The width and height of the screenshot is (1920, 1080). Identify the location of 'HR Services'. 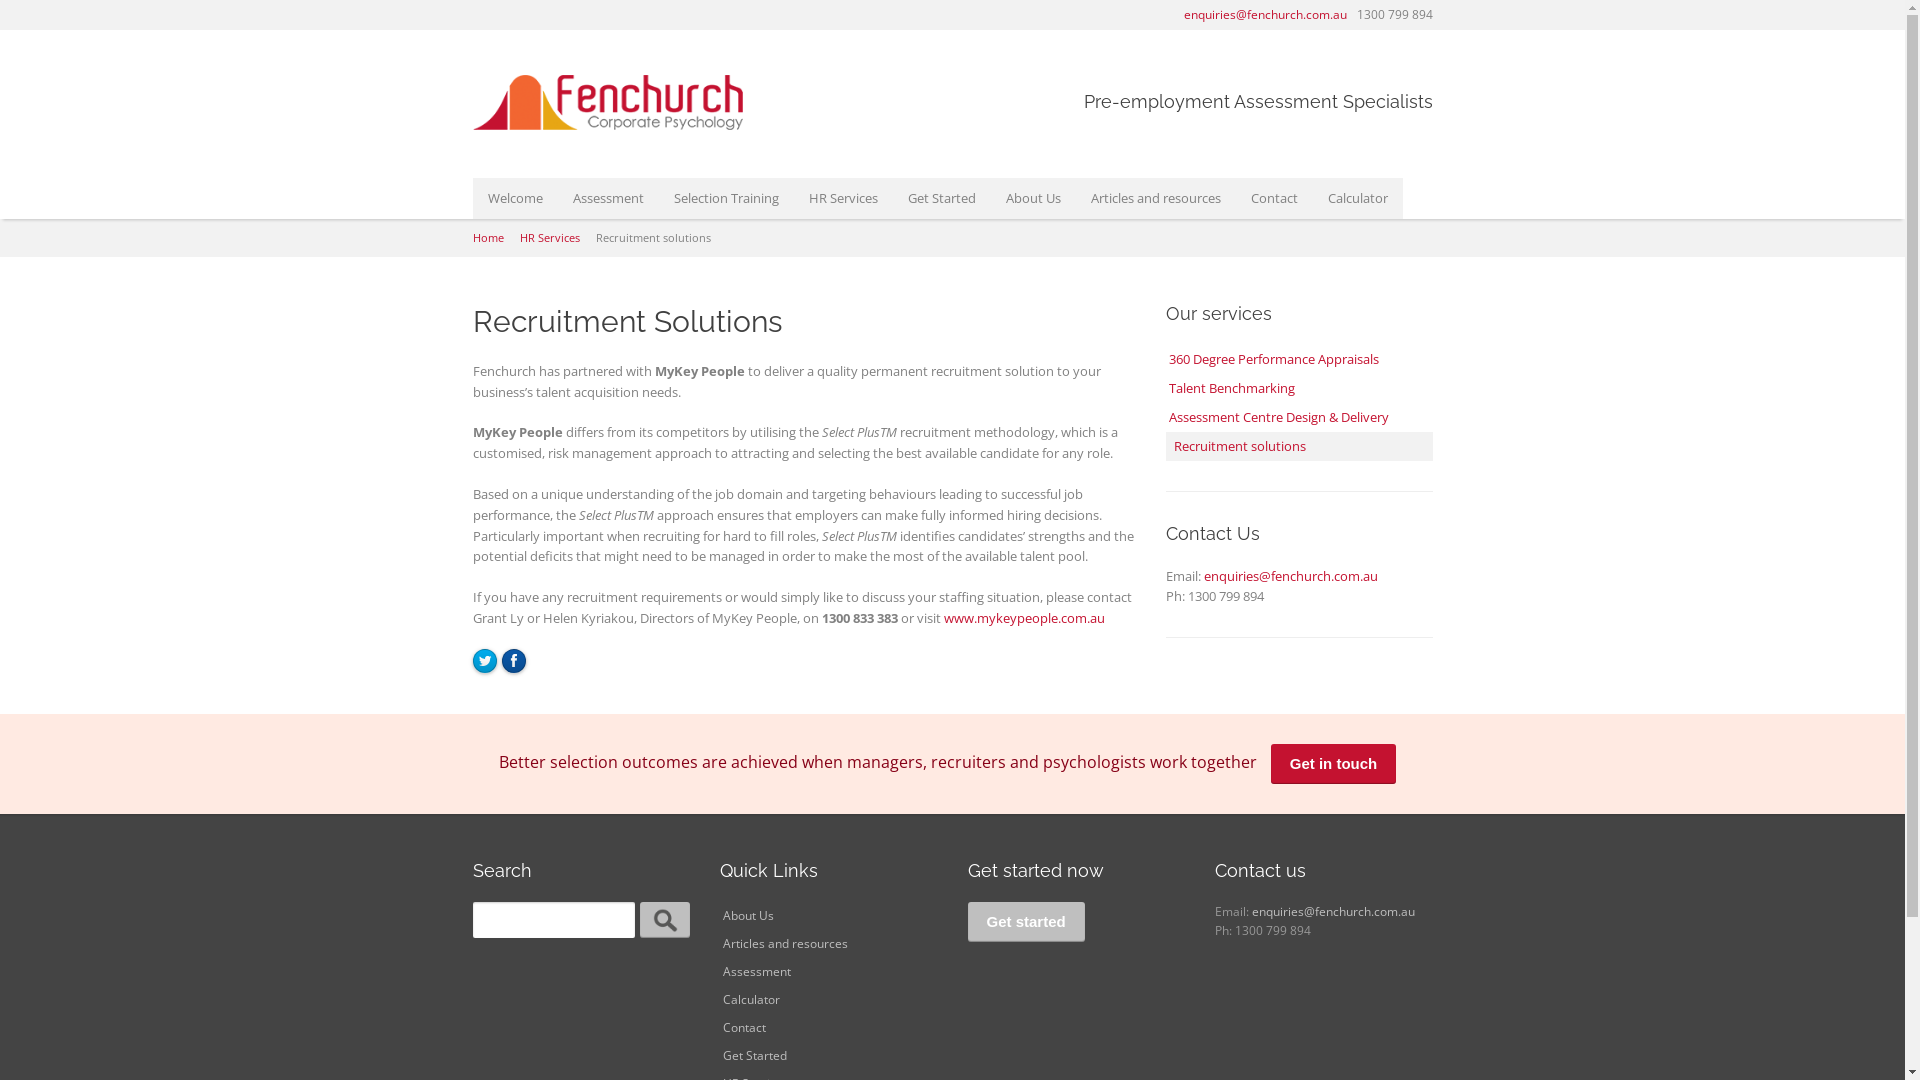
(550, 236).